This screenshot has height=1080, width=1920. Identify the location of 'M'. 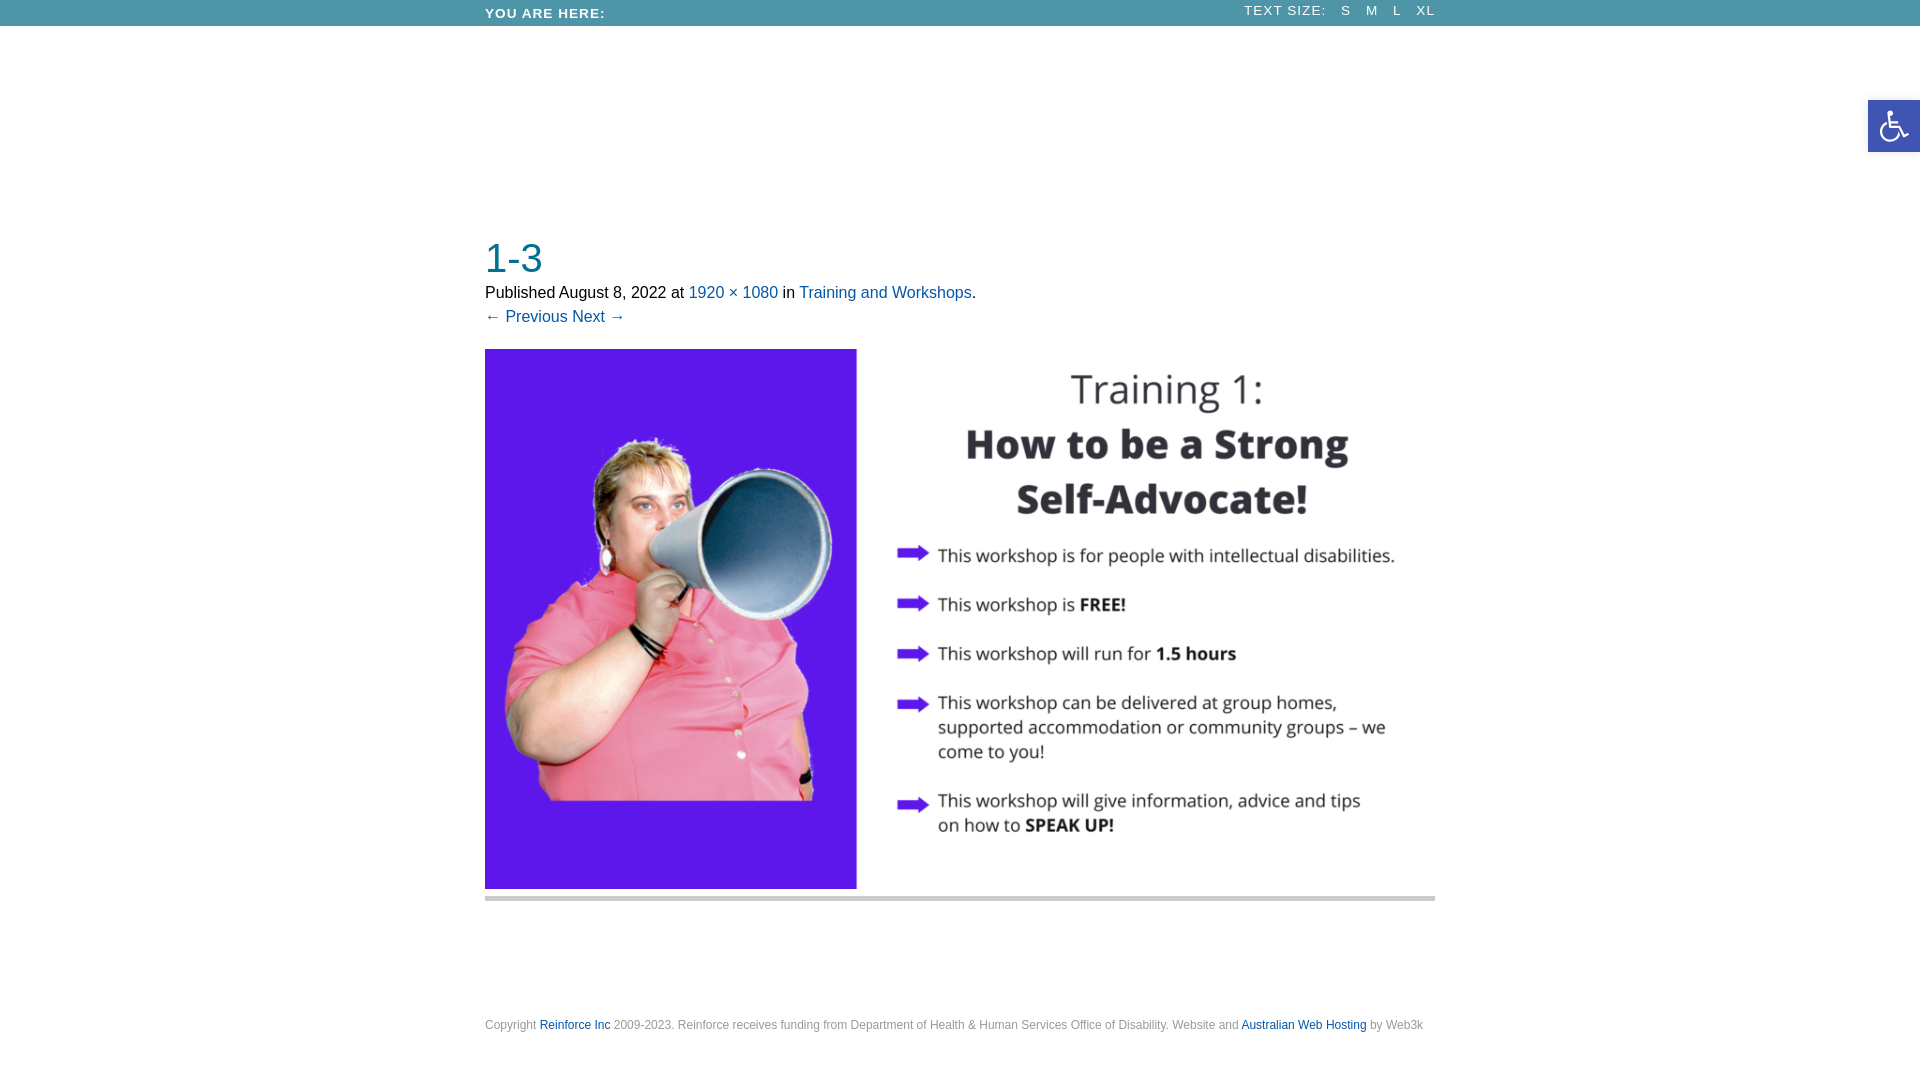
(1371, 10).